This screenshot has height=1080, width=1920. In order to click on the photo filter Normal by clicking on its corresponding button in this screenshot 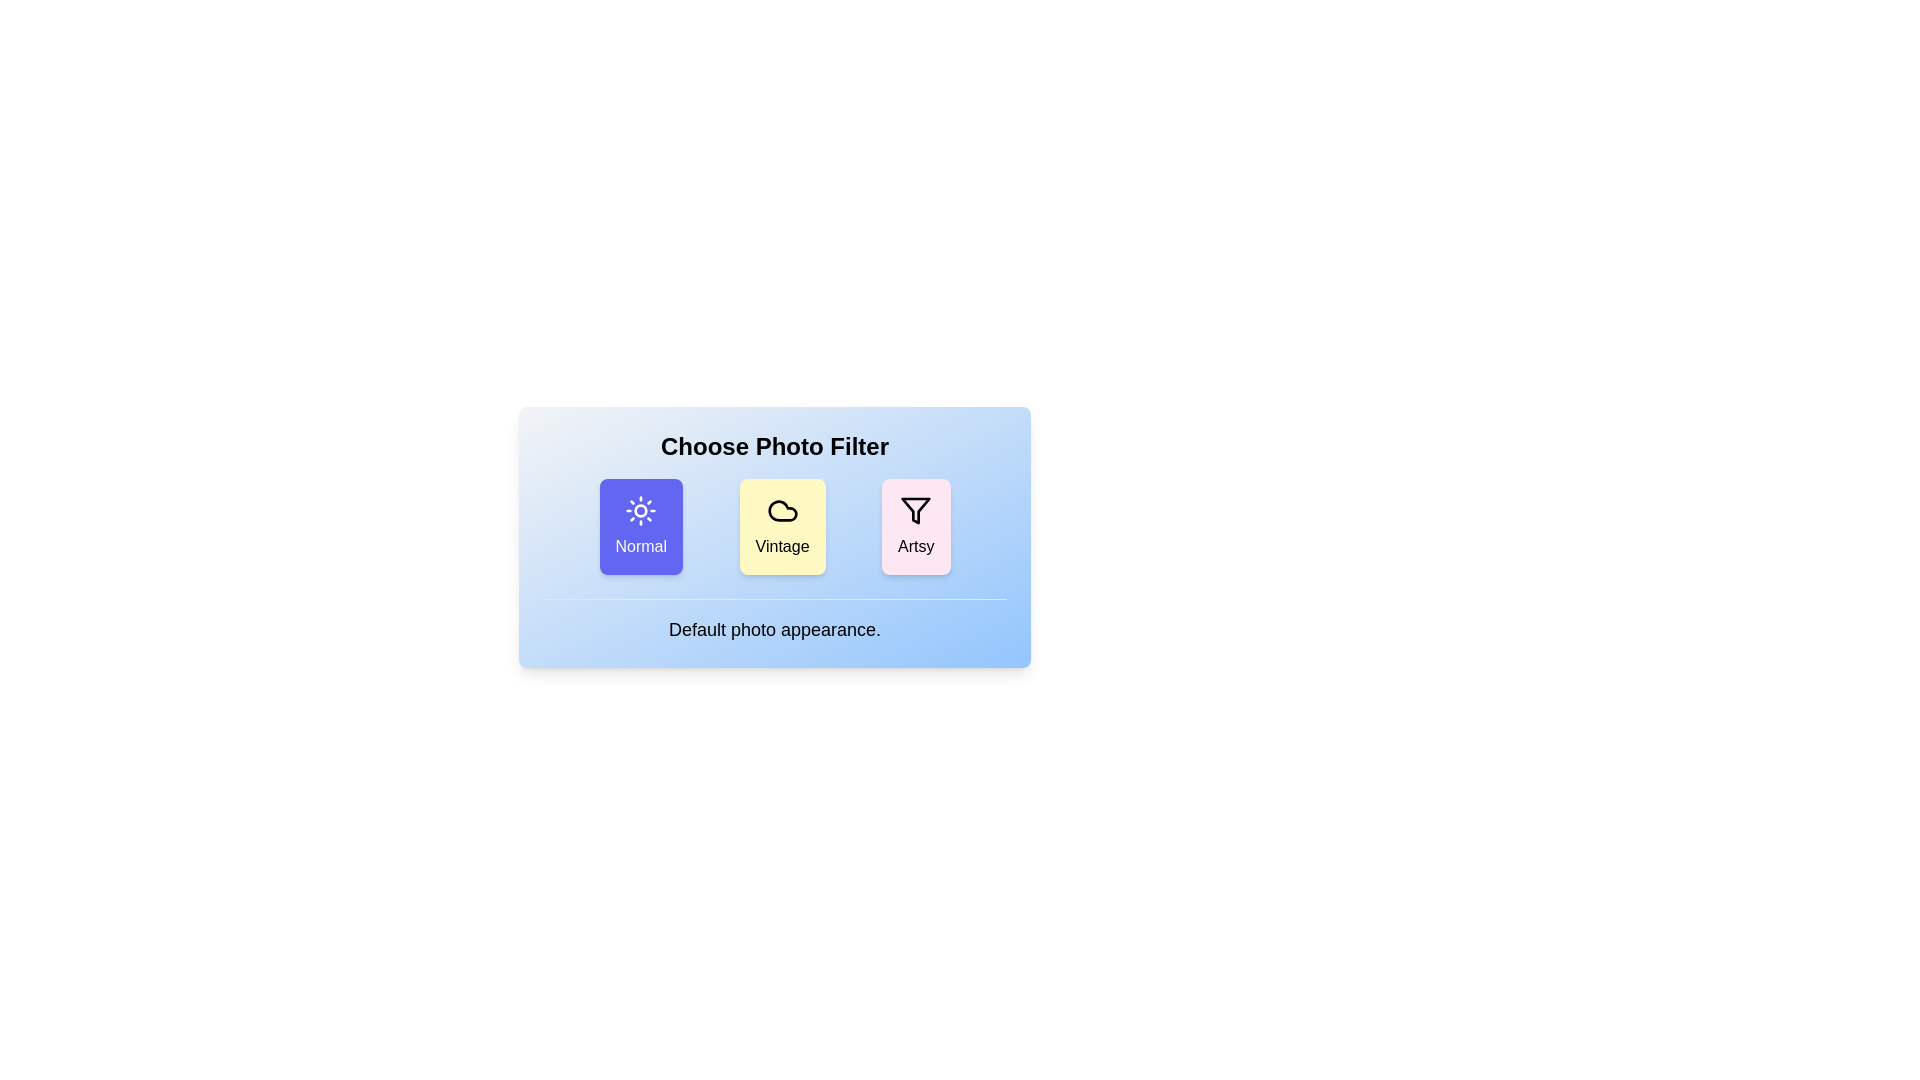, I will do `click(641, 526)`.